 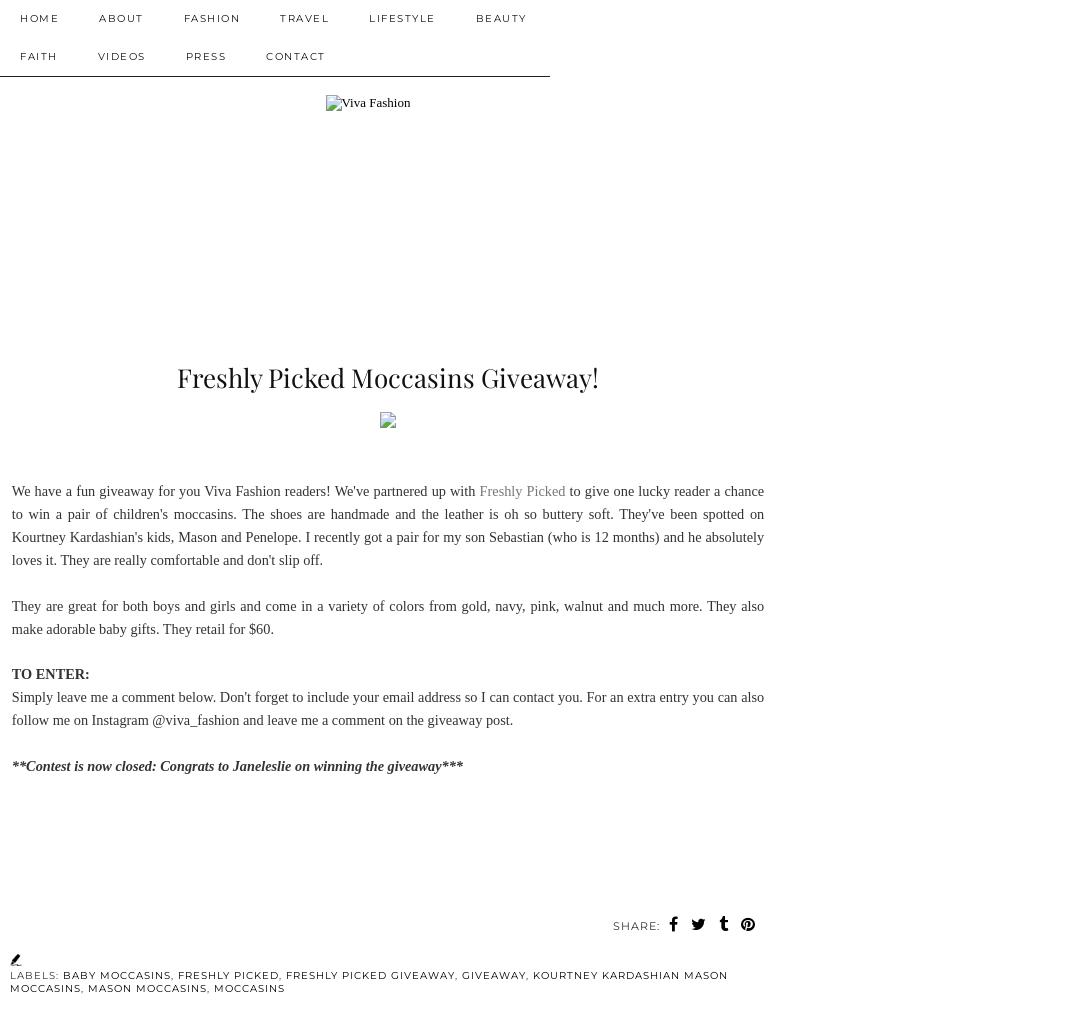 I want to click on 'kourtney kardashian mason moccasins', so click(x=367, y=980).